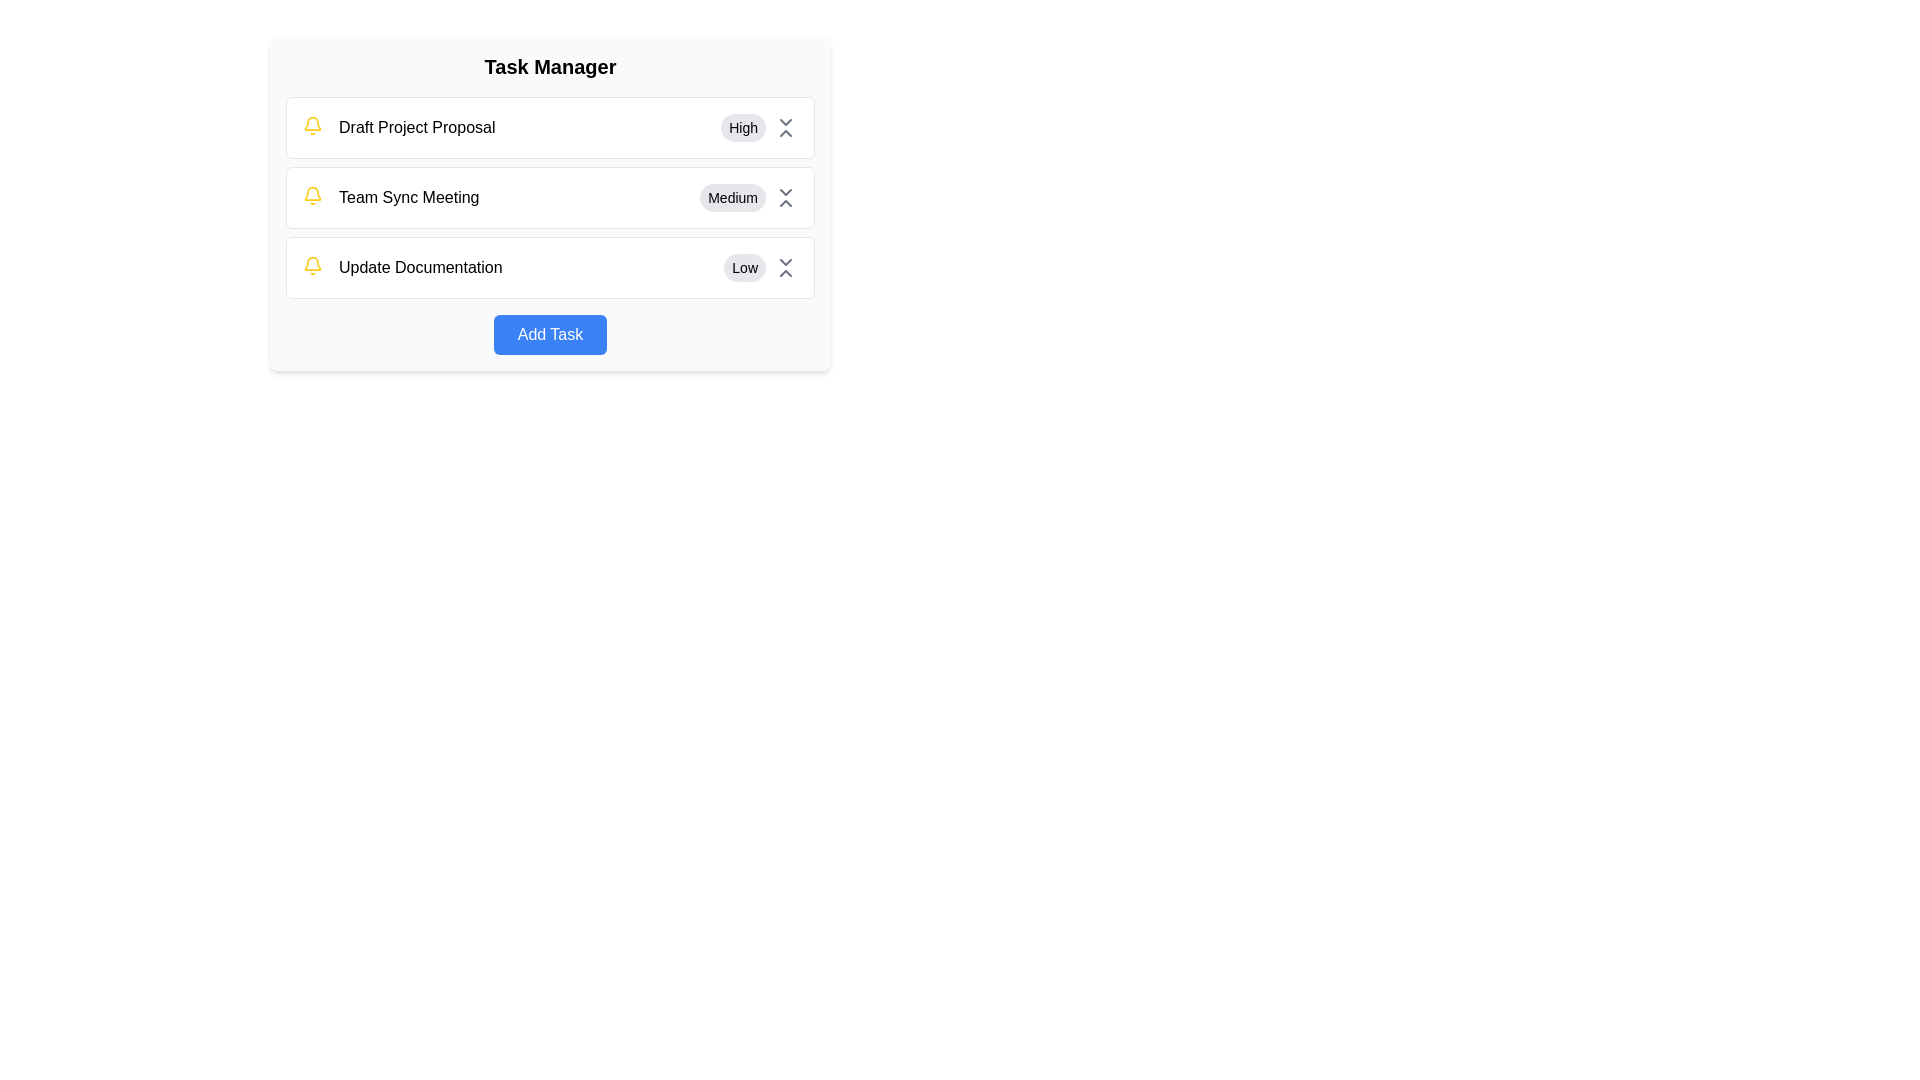 The image size is (1920, 1080). What do you see at coordinates (391, 197) in the screenshot?
I see `the static text label displaying 'Team Sync Meeting', which is part of a task entry in the task list, located between 'Draft Project Proposal' and 'Update Documentation', and adjacent to the 'Medium' priority indicator` at bounding box center [391, 197].